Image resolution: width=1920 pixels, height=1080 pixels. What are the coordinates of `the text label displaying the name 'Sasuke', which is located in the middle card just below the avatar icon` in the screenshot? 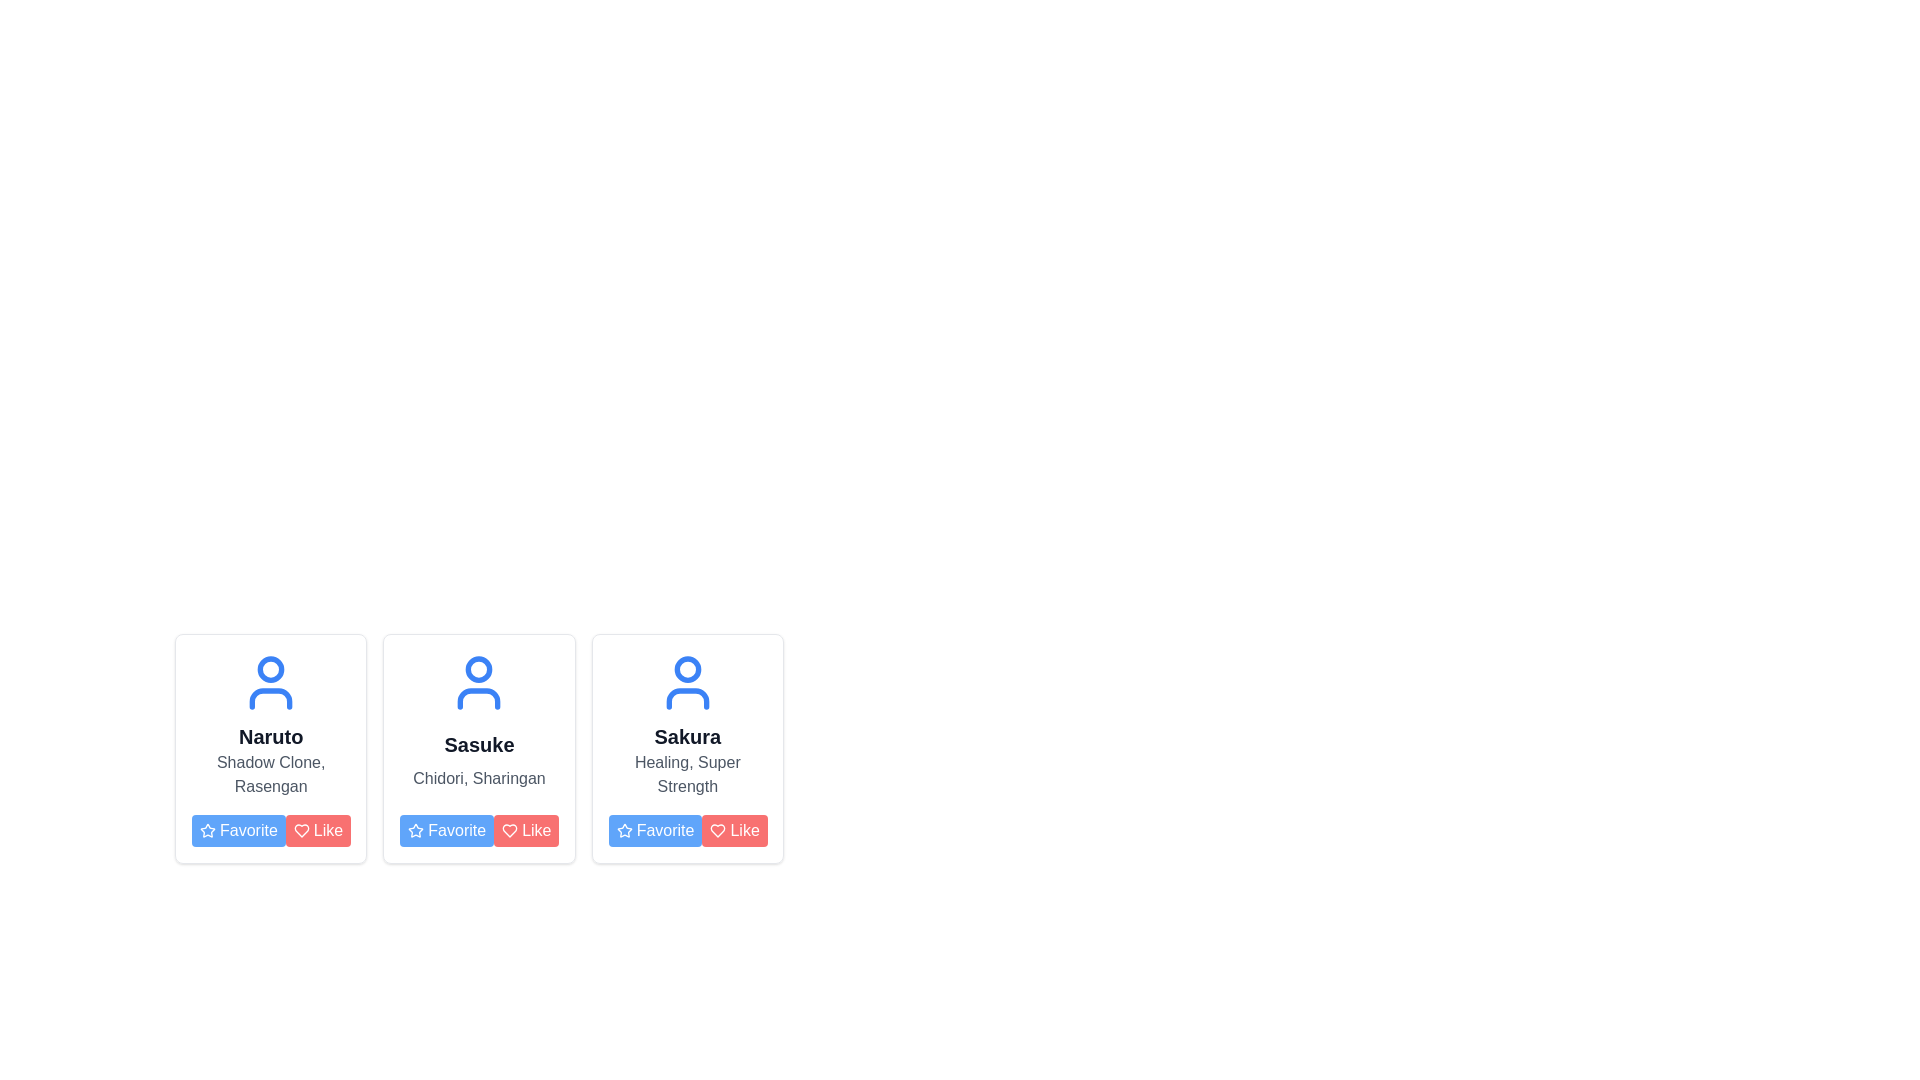 It's located at (478, 744).